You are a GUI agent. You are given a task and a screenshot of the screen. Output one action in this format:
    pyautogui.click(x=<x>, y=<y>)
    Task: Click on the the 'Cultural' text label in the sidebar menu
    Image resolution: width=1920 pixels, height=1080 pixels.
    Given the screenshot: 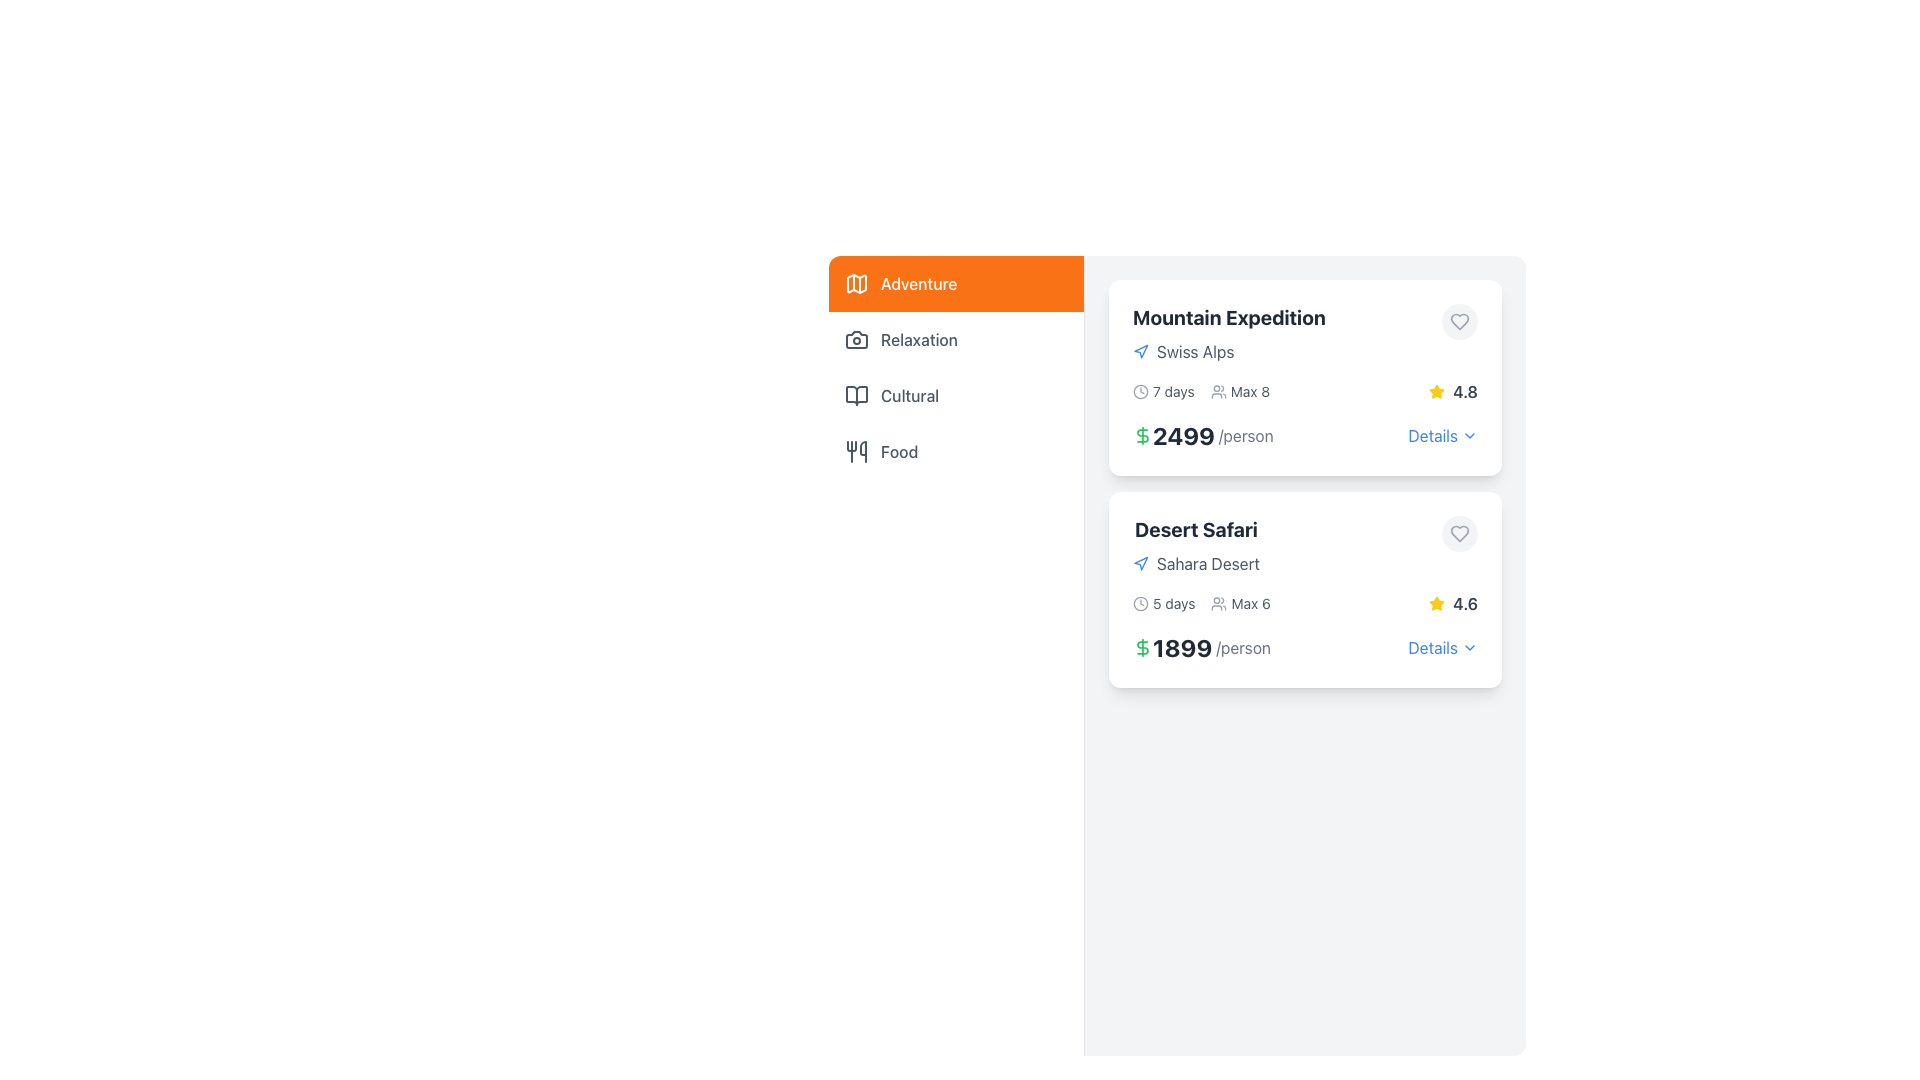 What is the action you would take?
    pyautogui.click(x=909, y=396)
    